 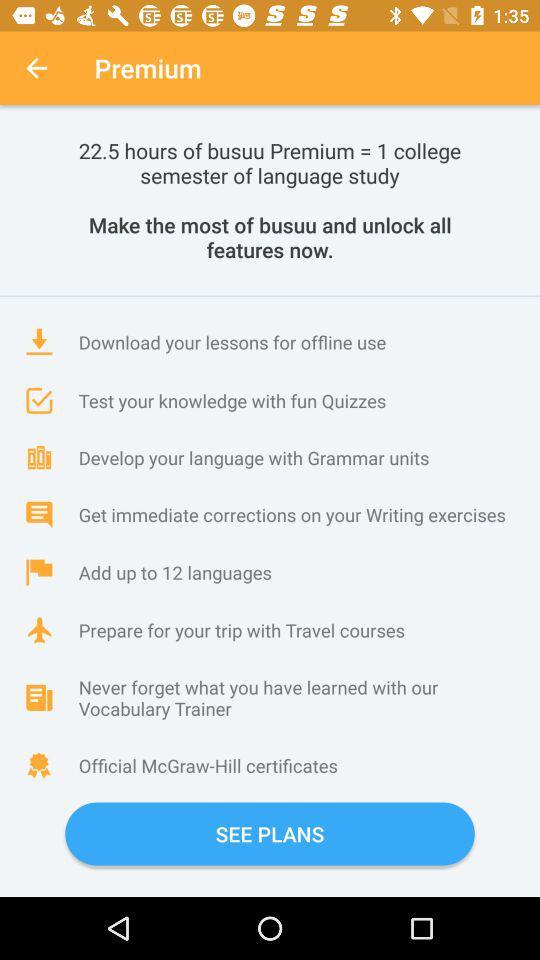 I want to click on see plans icon, so click(x=270, y=834).